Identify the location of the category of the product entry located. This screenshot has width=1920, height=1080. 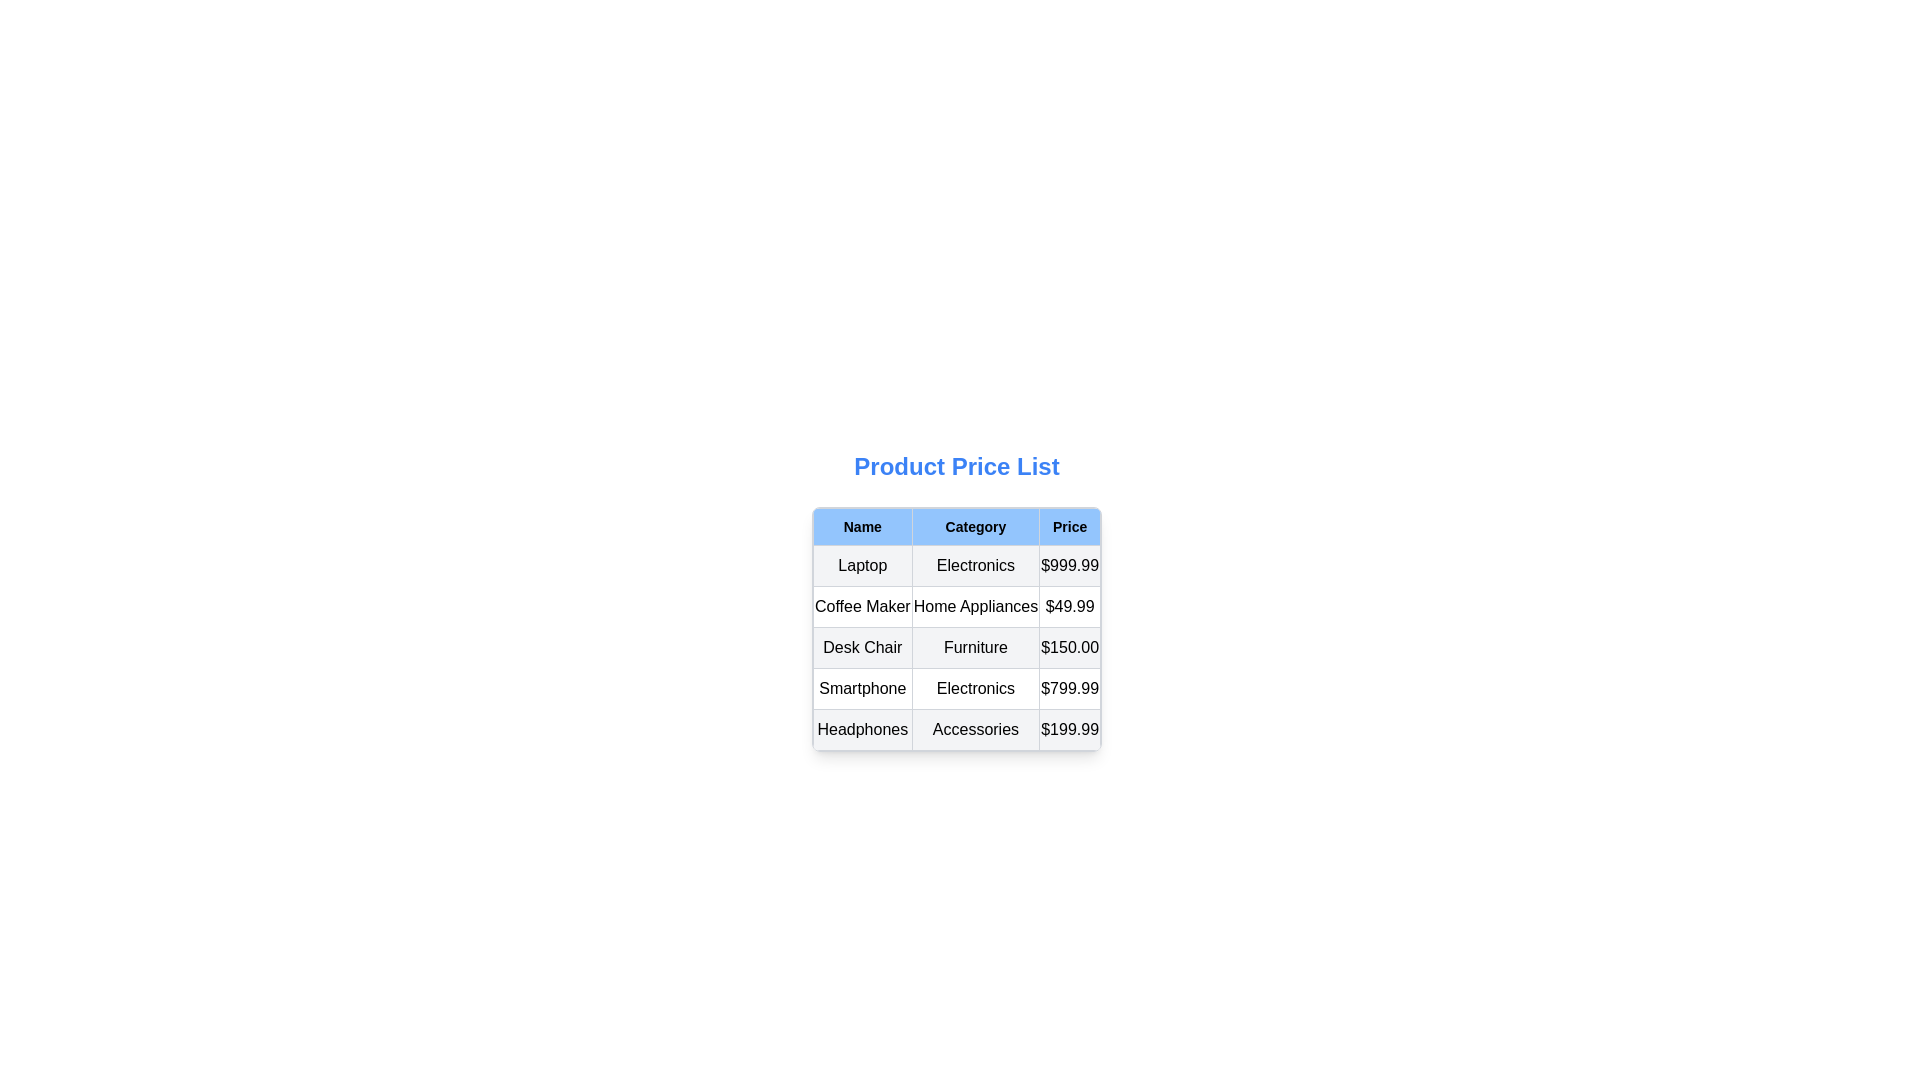
(955, 605).